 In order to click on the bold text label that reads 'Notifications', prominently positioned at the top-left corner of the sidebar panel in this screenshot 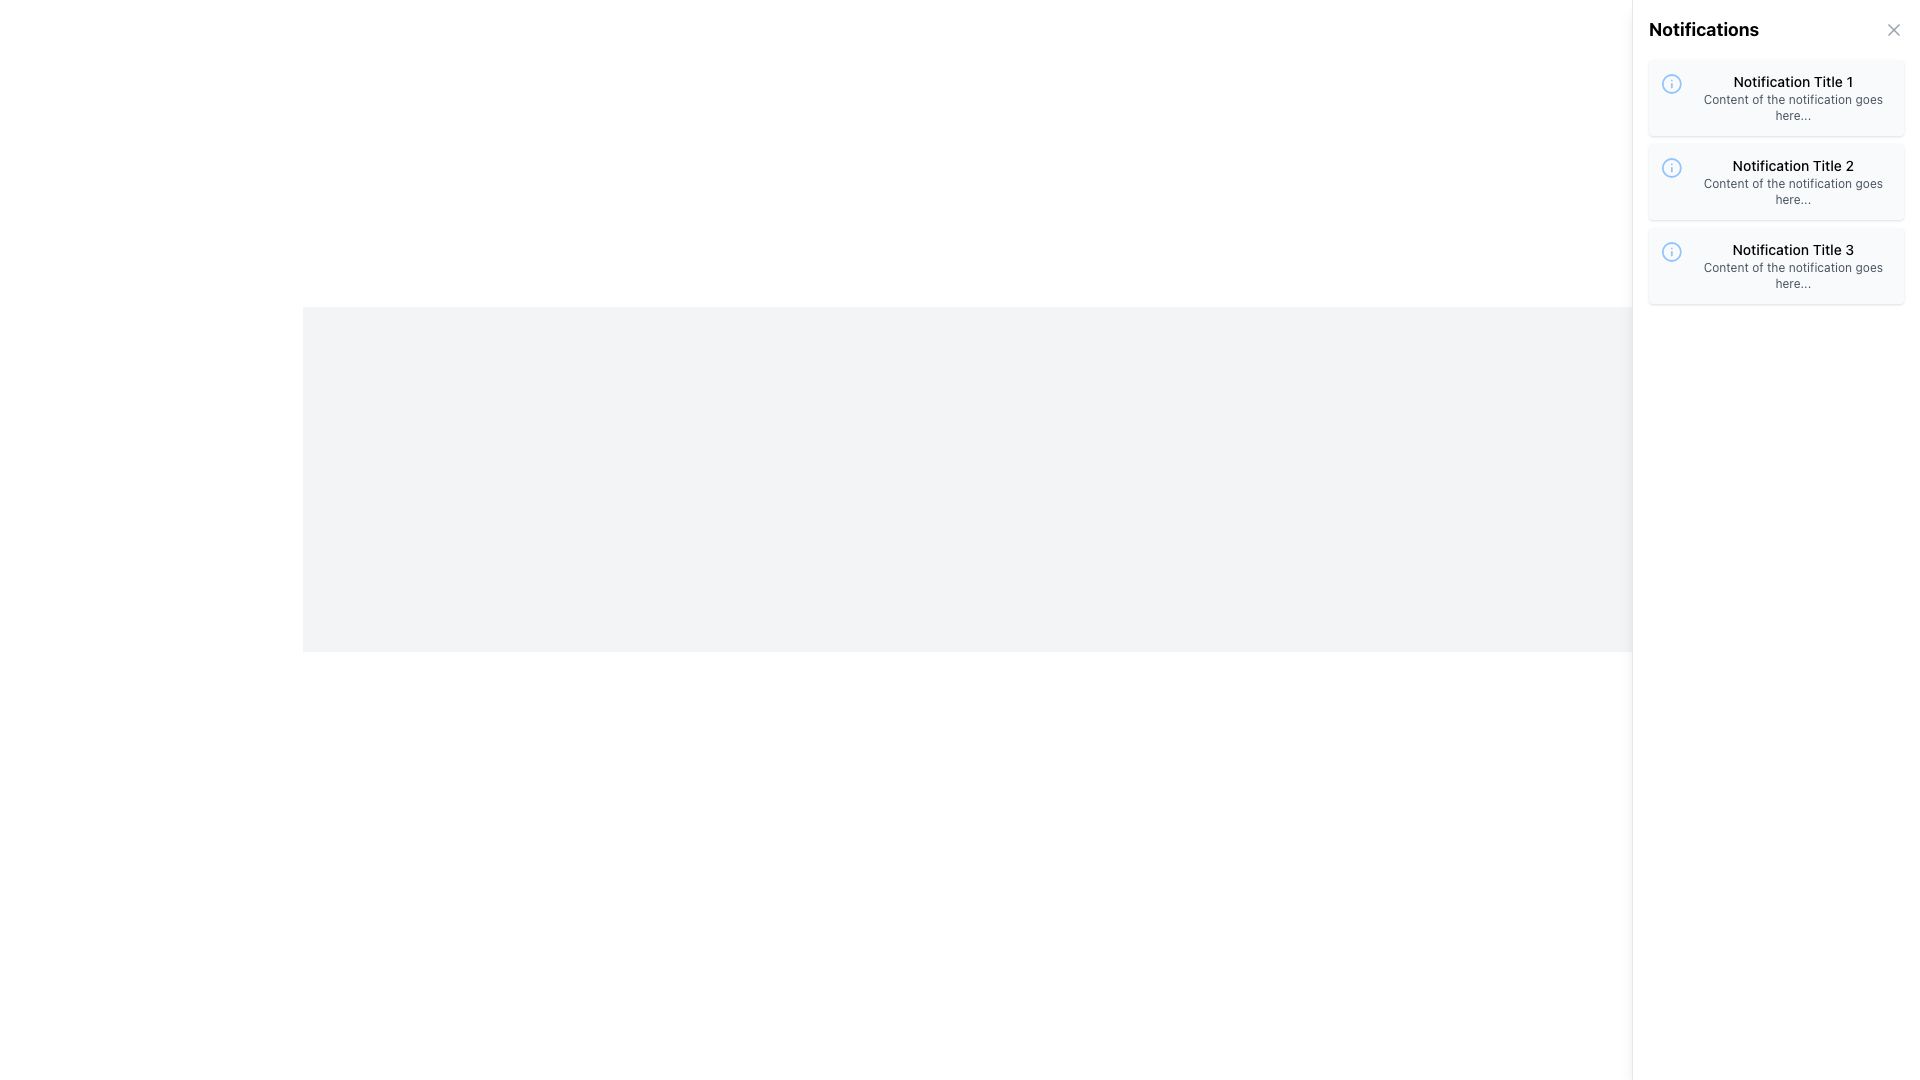, I will do `click(1703, 30)`.